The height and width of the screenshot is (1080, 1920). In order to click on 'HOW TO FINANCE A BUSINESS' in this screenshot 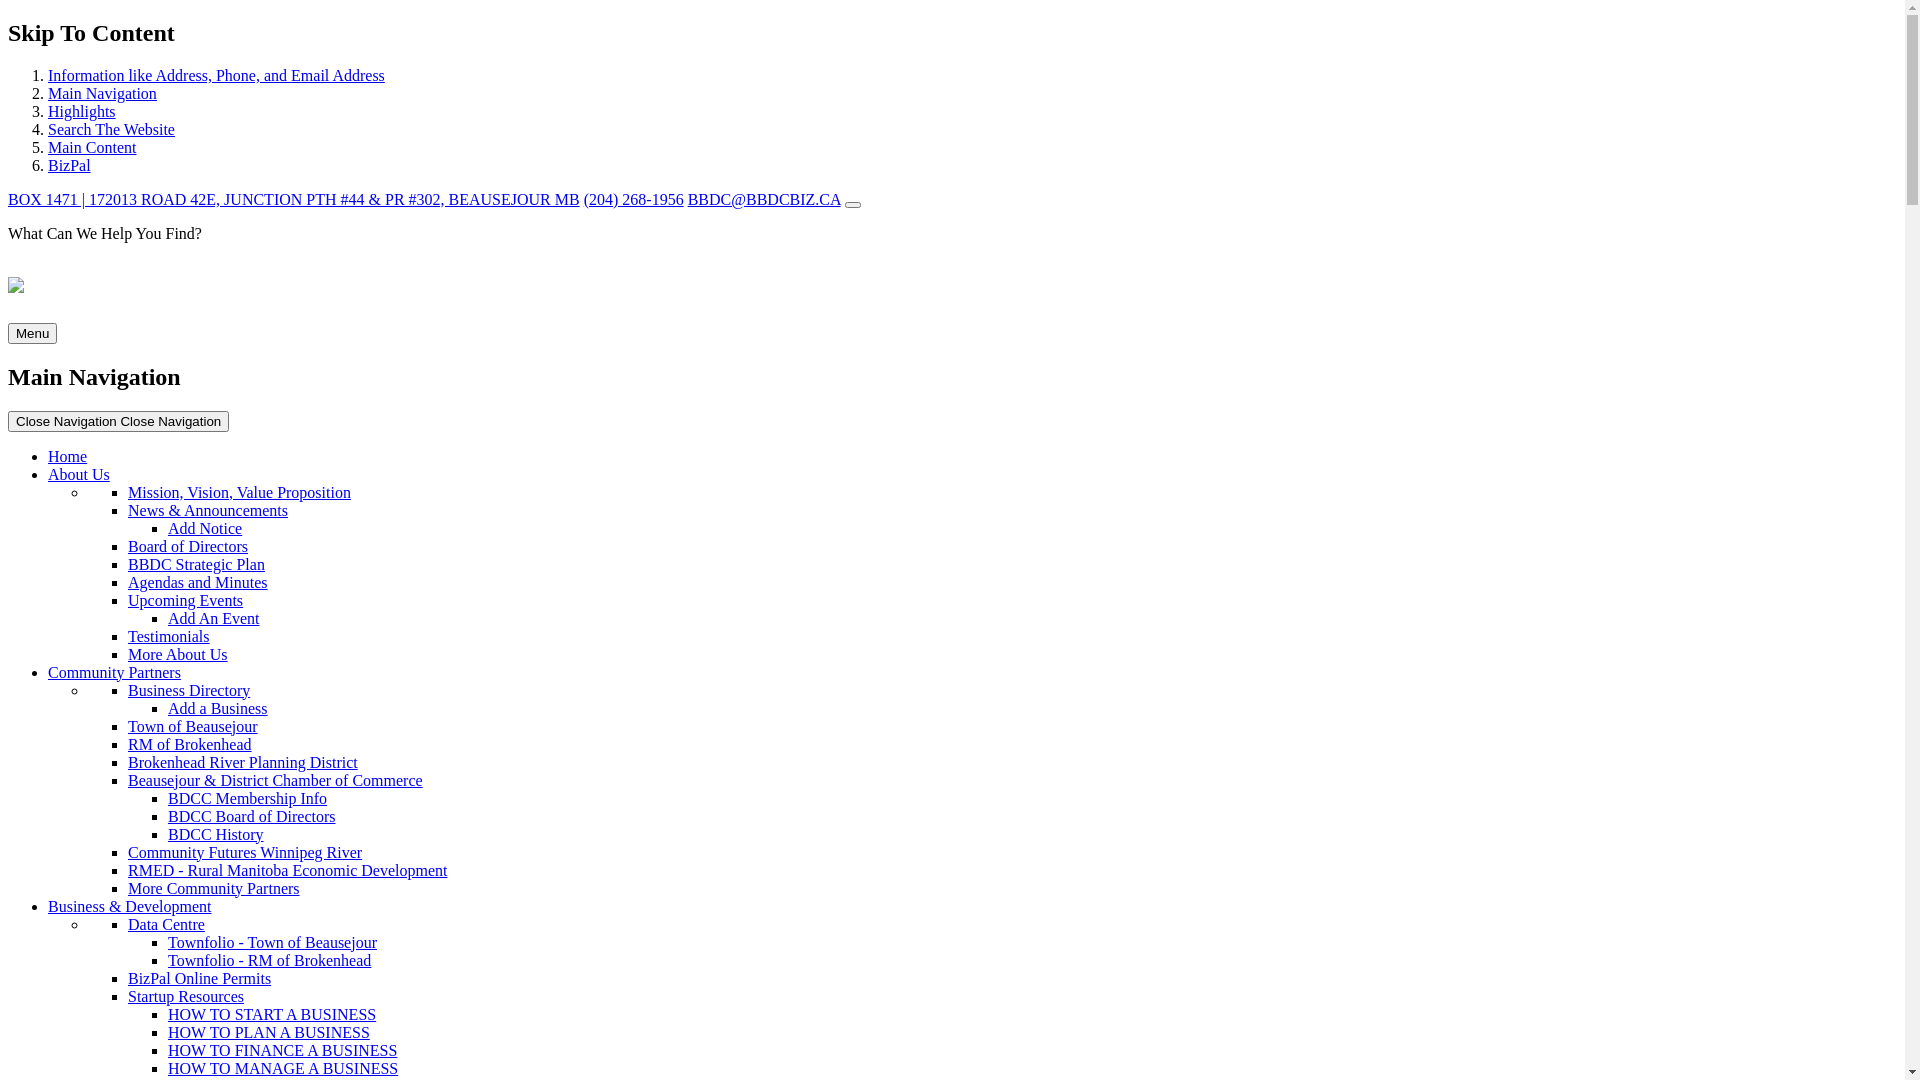, I will do `click(281, 1049)`.